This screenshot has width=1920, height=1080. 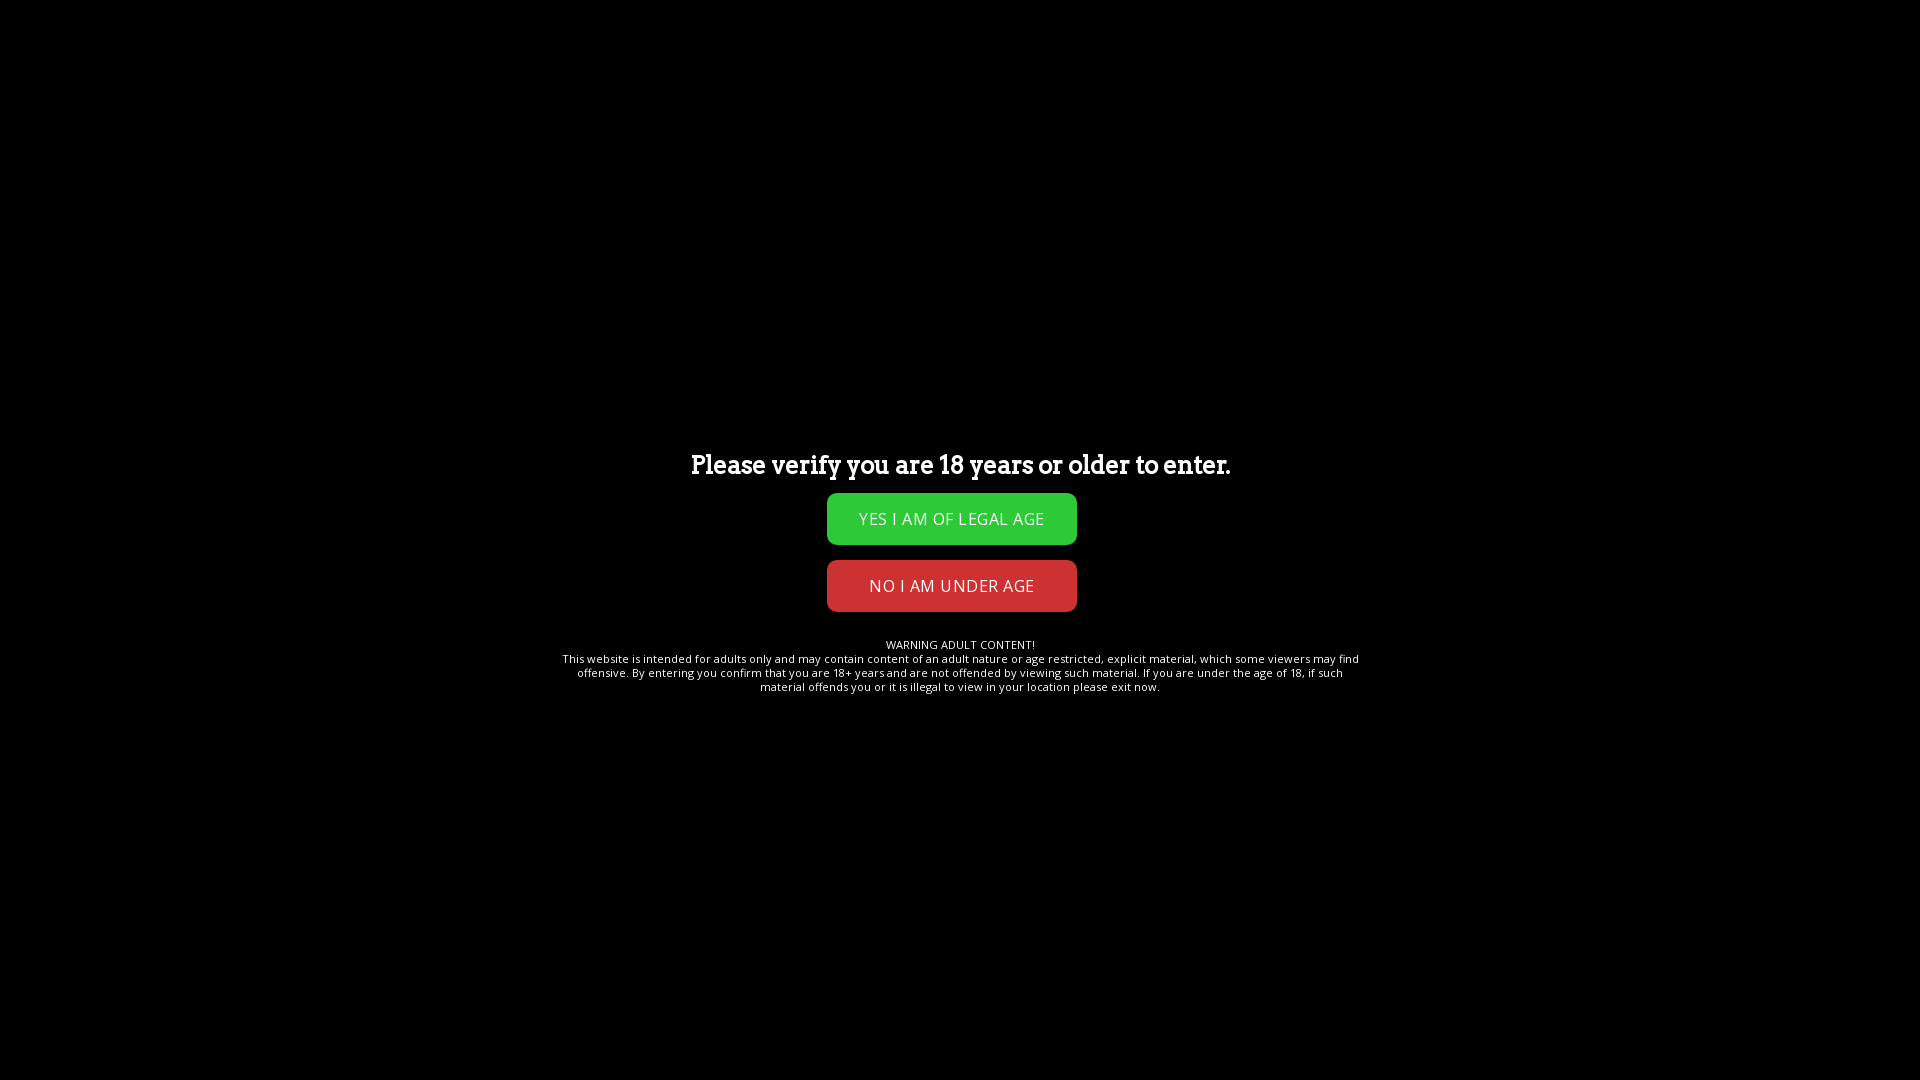 I want to click on 'CONTACT US', so click(x=112, y=111).